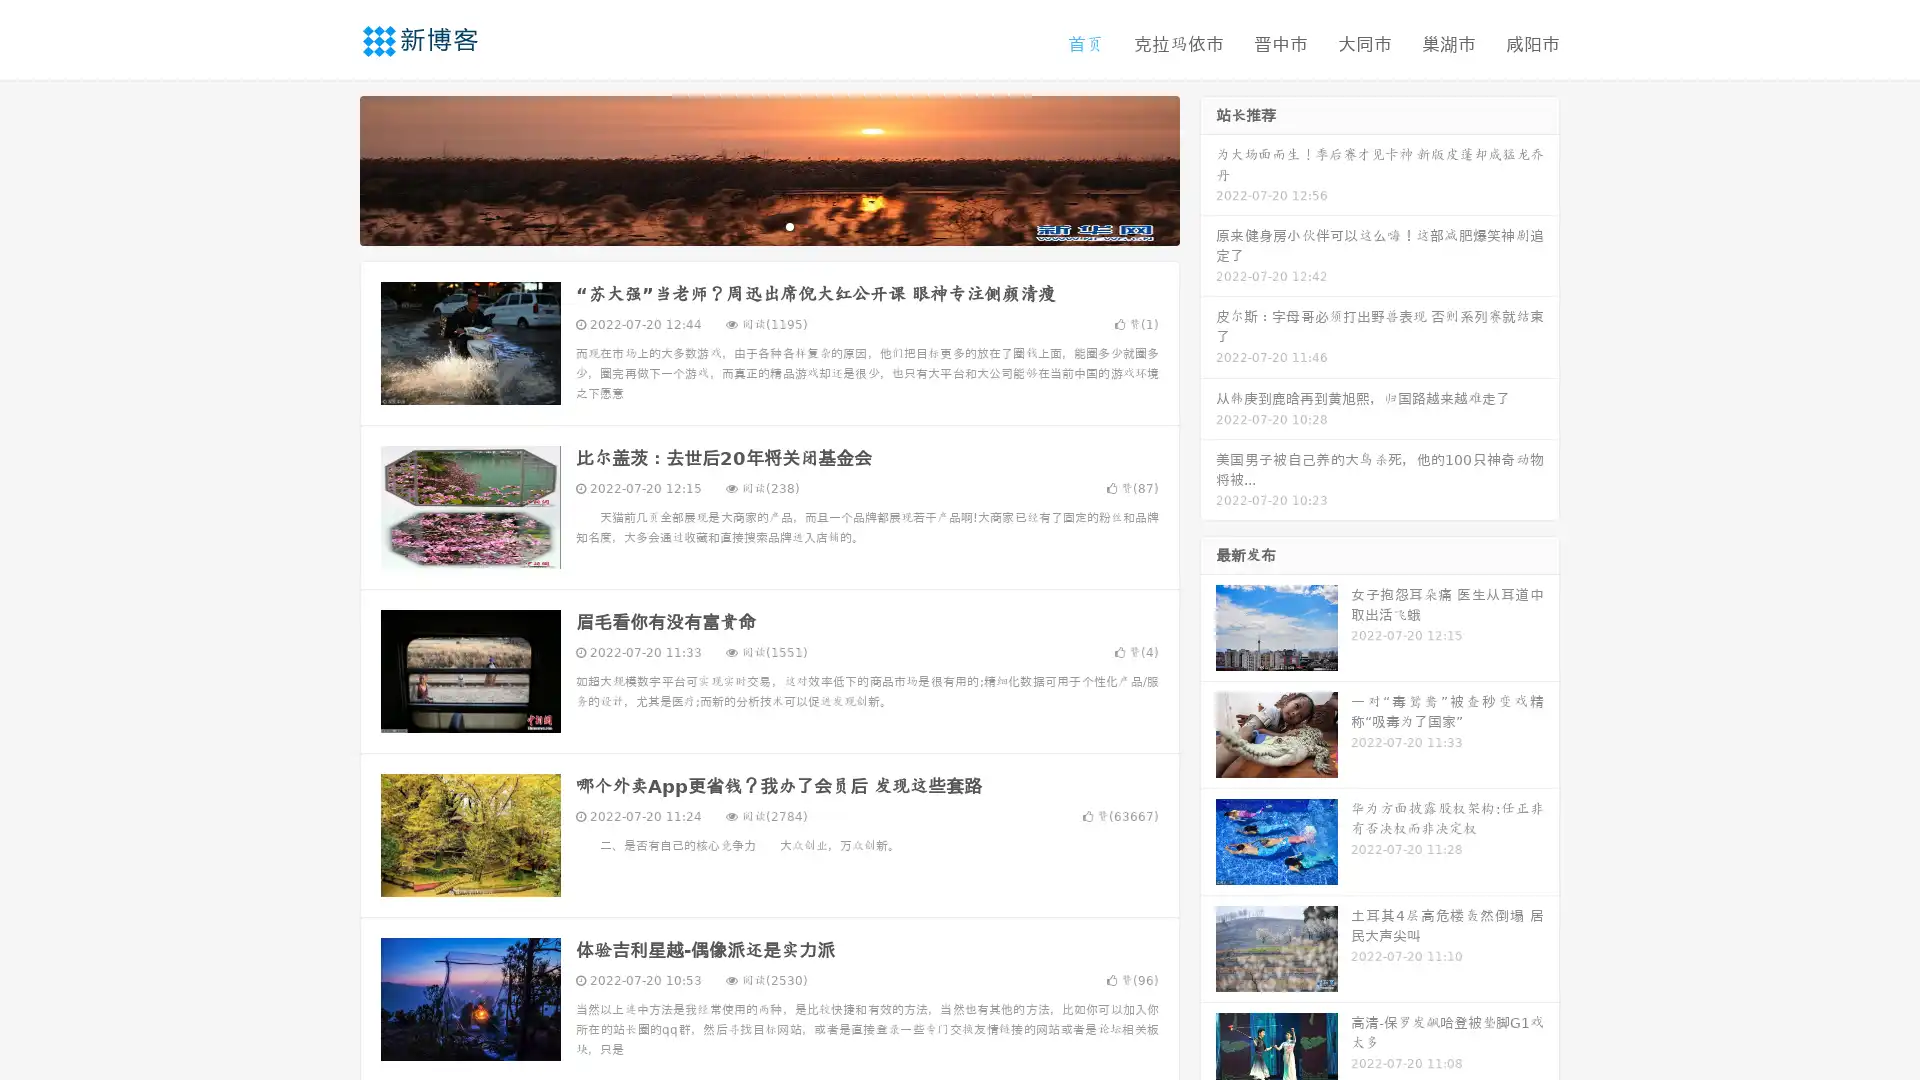 Image resolution: width=1920 pixels, height=1080 pixels. What do you see at coordinates (768, 225) in the screenshot?
I see `Go to slide 2` at bounding box center [768, 225].